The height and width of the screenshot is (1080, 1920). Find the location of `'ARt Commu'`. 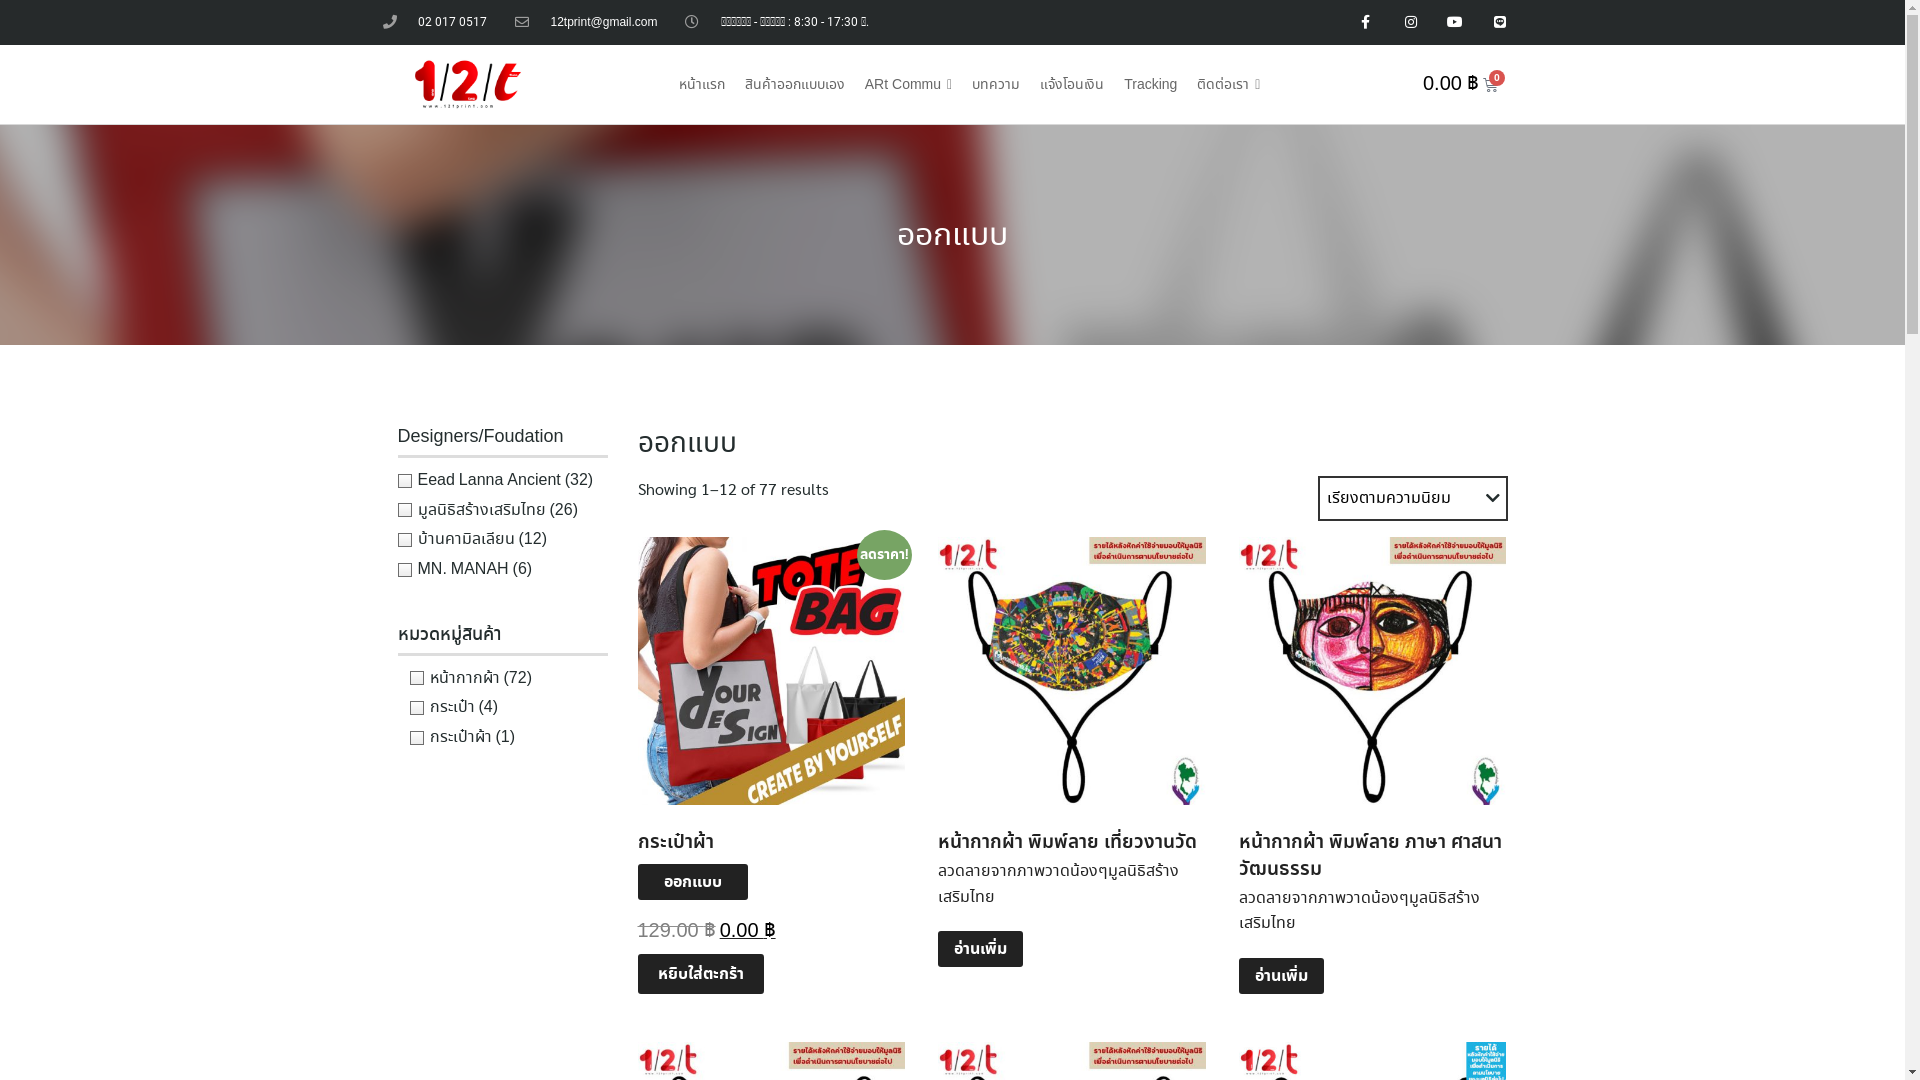

'ARt Commu' is located at coordinates (907, 83).